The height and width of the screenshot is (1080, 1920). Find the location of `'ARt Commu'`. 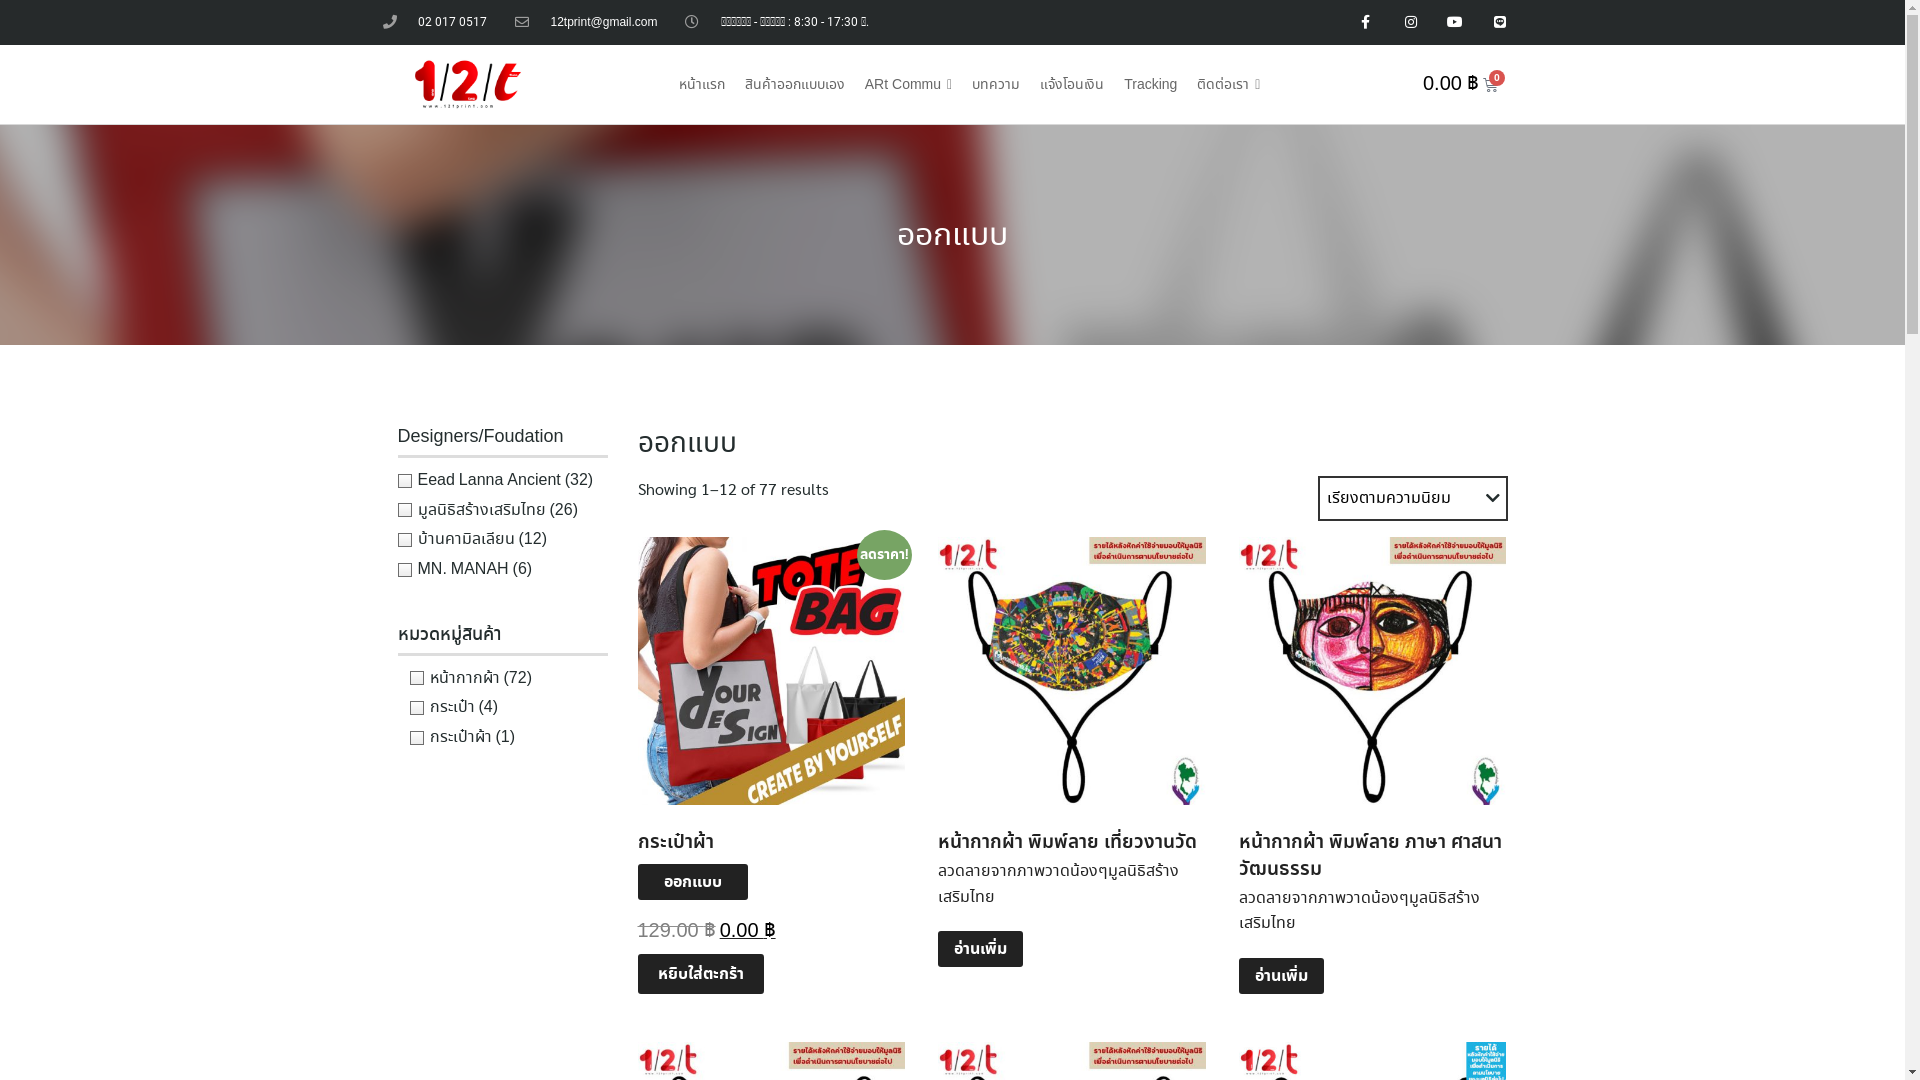

'ARt Commu' is located at coordinates (907, 83).